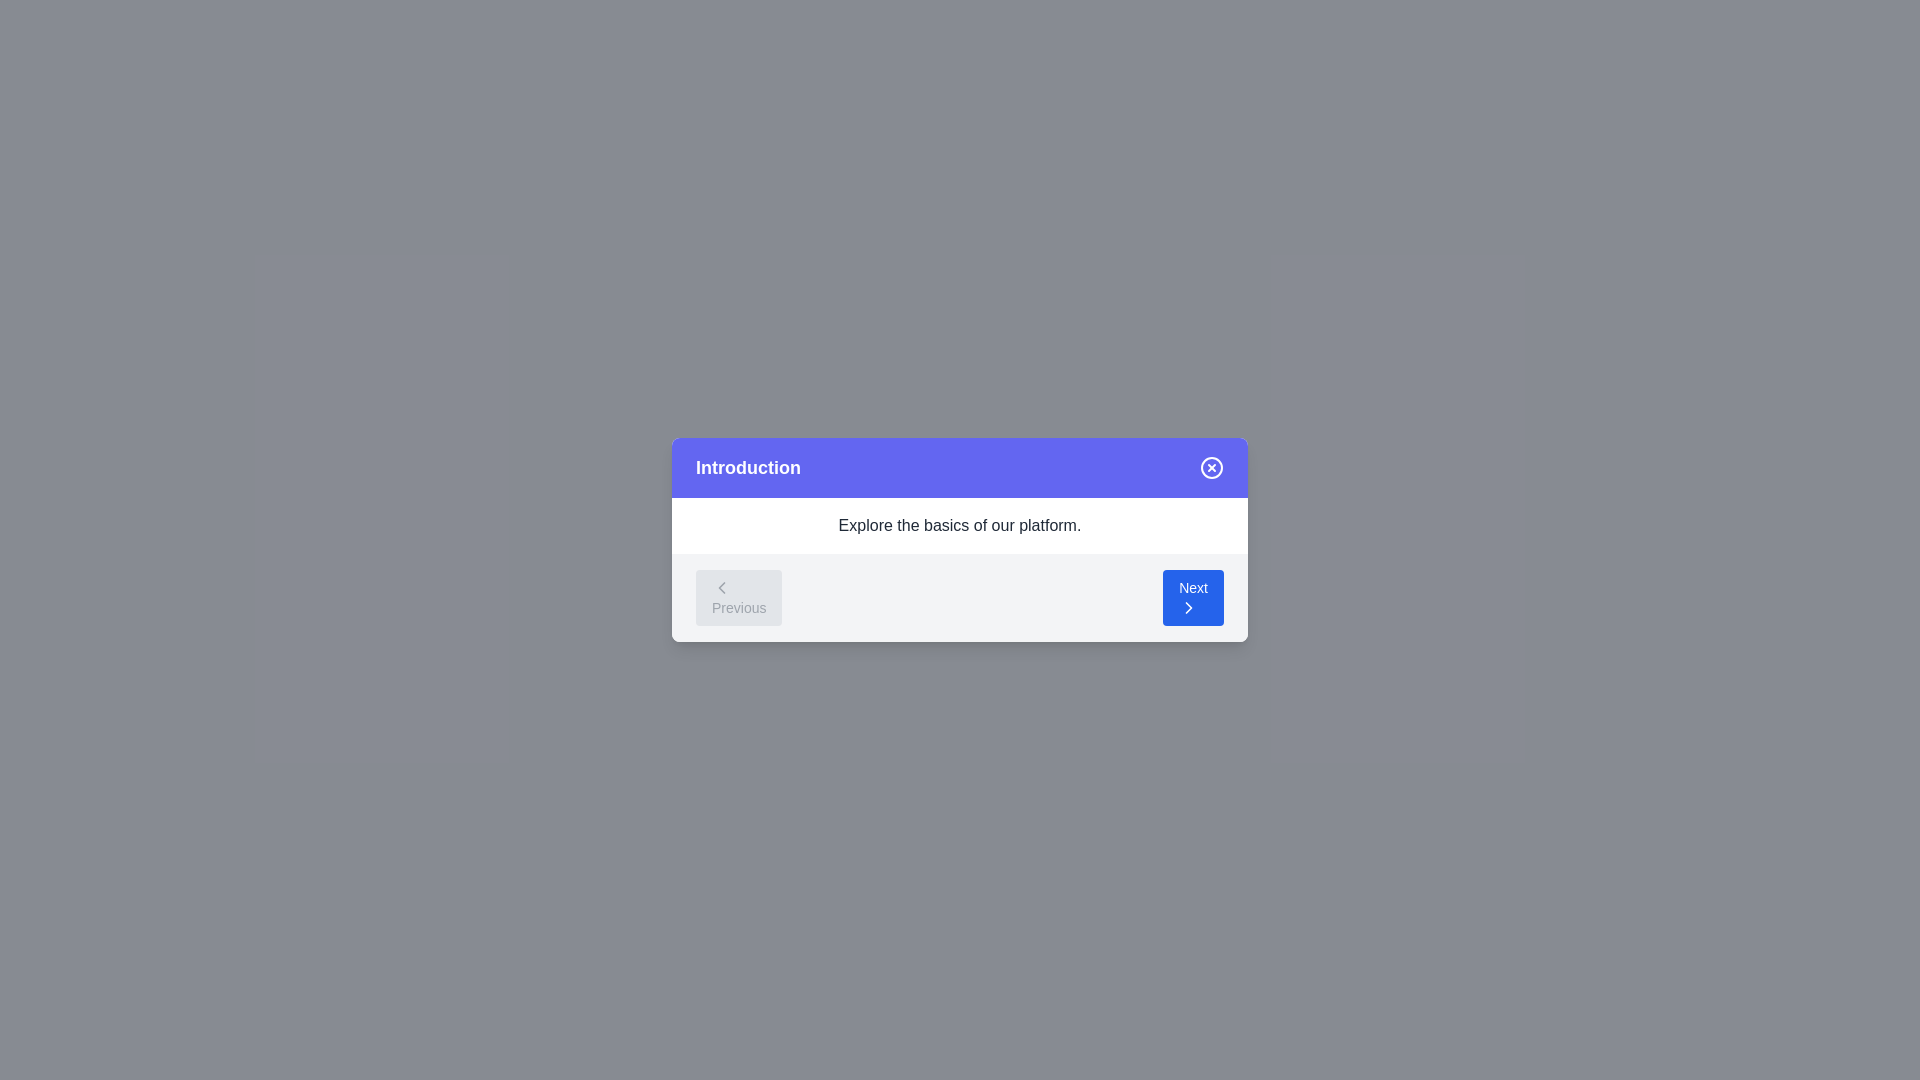 This screenshot has height=1080, width=1920. Describe the element at coordinates (747, 467) in the screenshot. I see `the 'Introduction' text label, which is styled in bold and white font located in the blue header bar at the top of the modal interface` at that location.